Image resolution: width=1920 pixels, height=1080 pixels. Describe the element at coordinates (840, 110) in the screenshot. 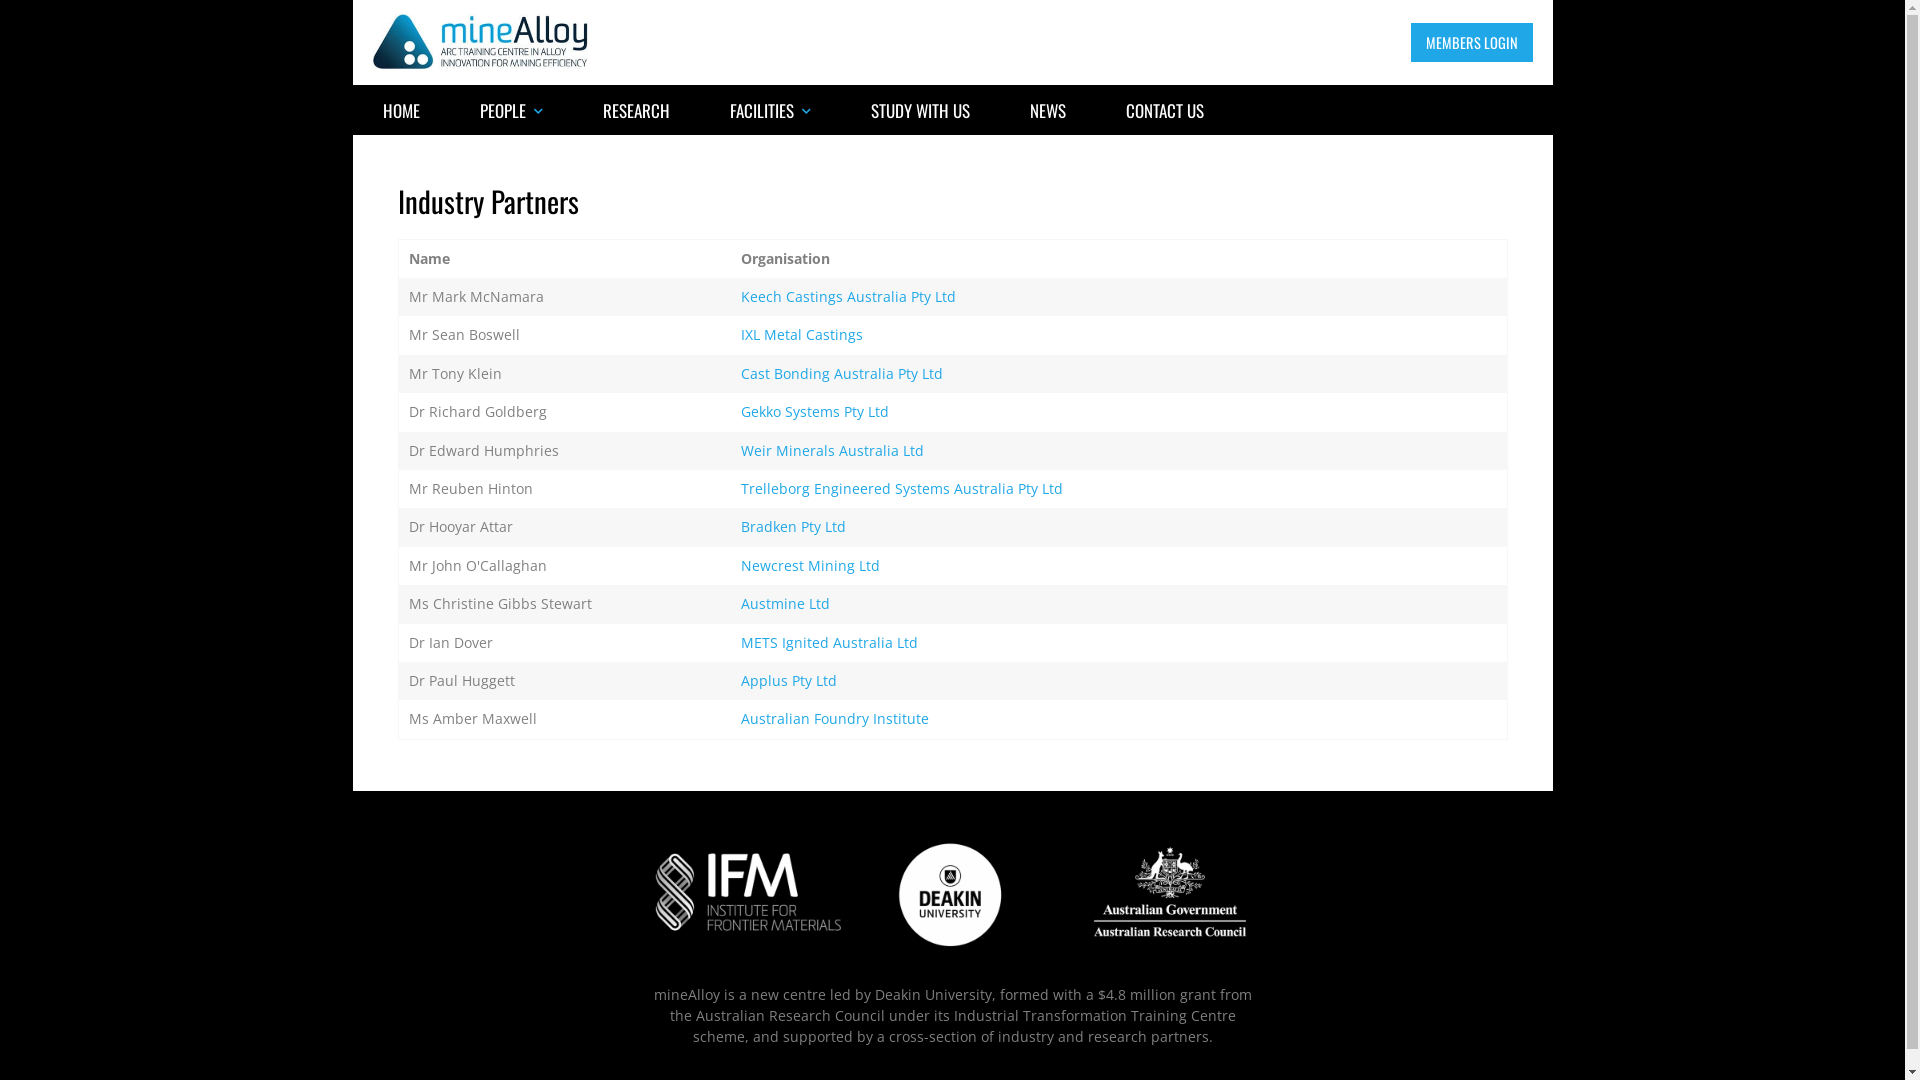

I see `'STUDY WITH US'` at that location.